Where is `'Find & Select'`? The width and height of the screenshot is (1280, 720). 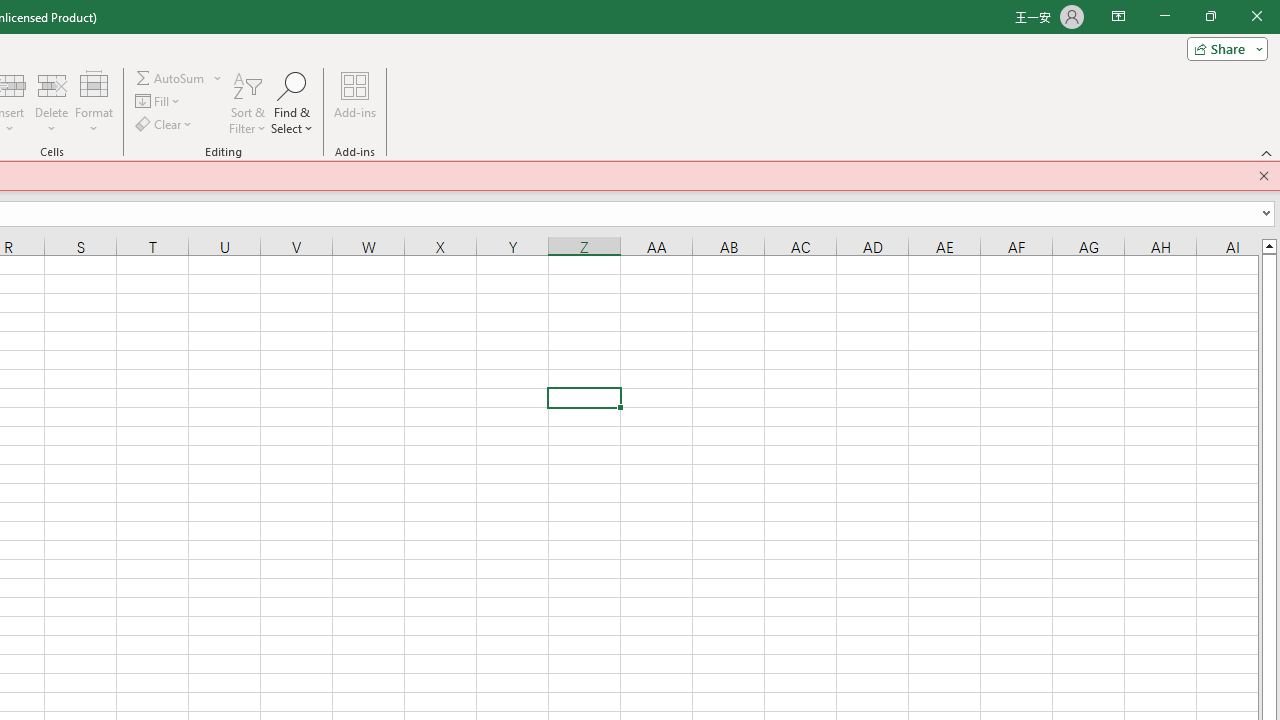
'Find & Select' is located at coordinates (291, 103).